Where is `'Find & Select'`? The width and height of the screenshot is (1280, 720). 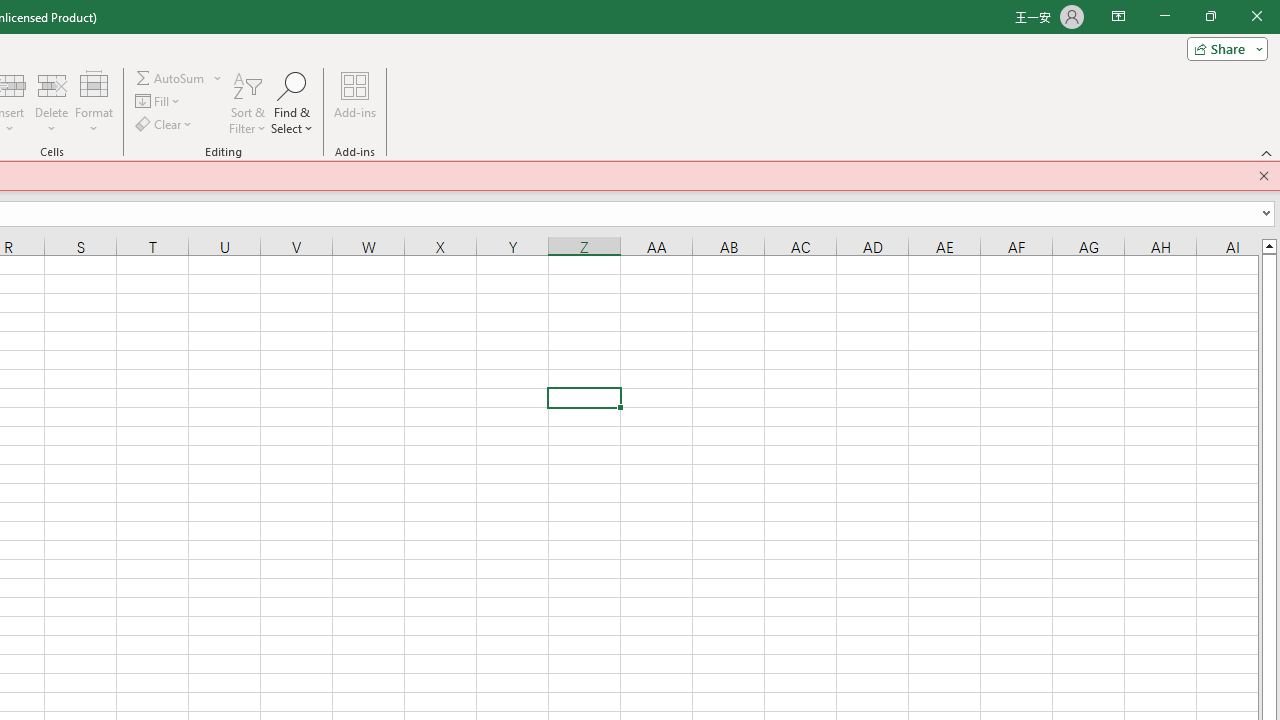
'Find & Select' is located at coordinates (291, 103).